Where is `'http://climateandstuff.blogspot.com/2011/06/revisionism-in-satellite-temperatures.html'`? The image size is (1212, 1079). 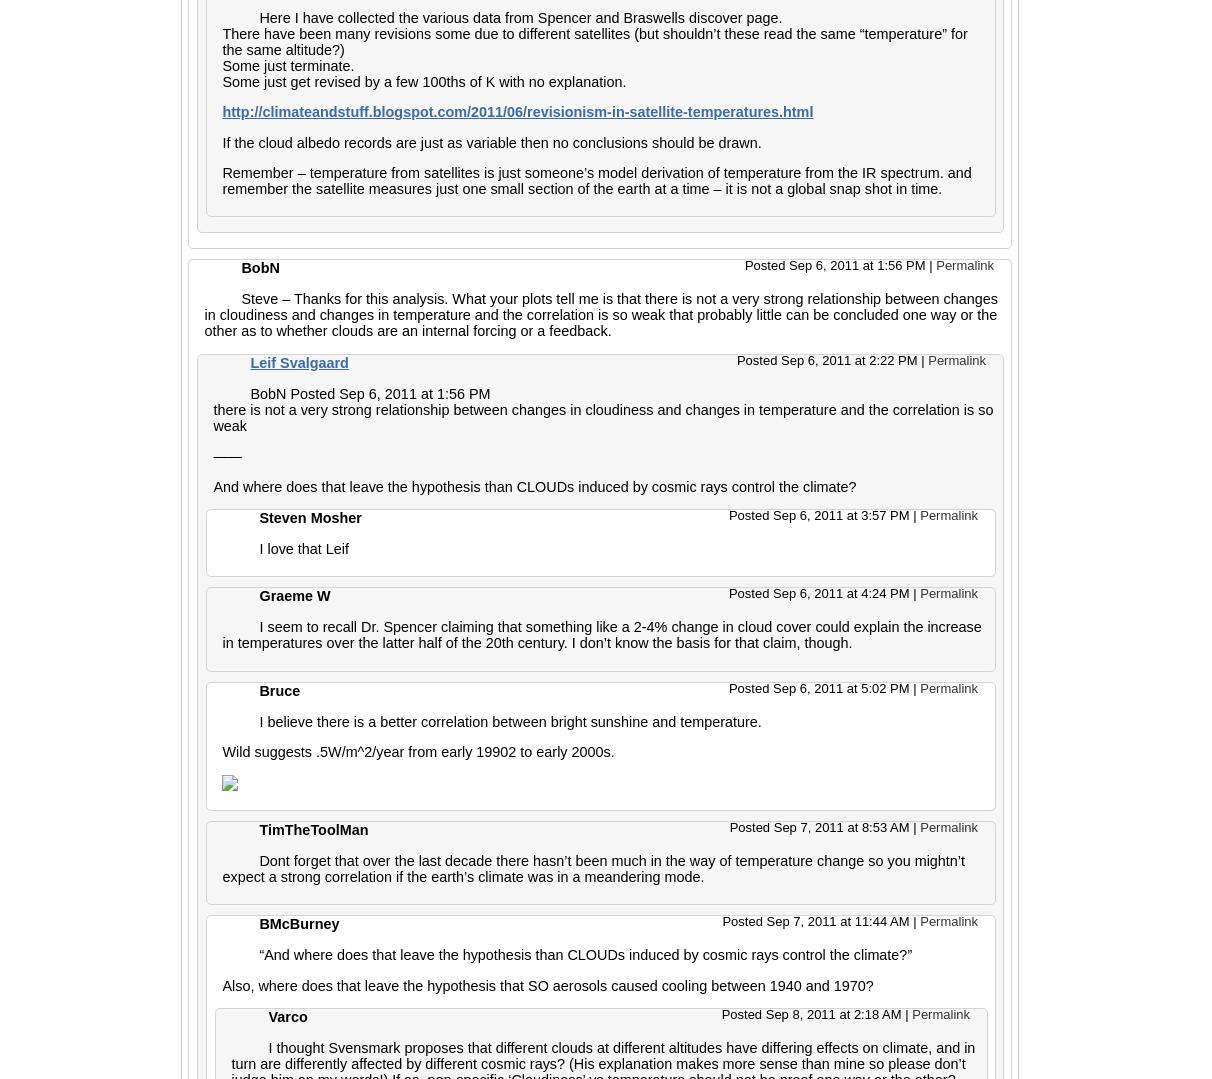
'http://climateandstuff.blogspot.com/2011/06/revisionism-in-satellite-temperatures.html' is located at coordinates (221, 112).